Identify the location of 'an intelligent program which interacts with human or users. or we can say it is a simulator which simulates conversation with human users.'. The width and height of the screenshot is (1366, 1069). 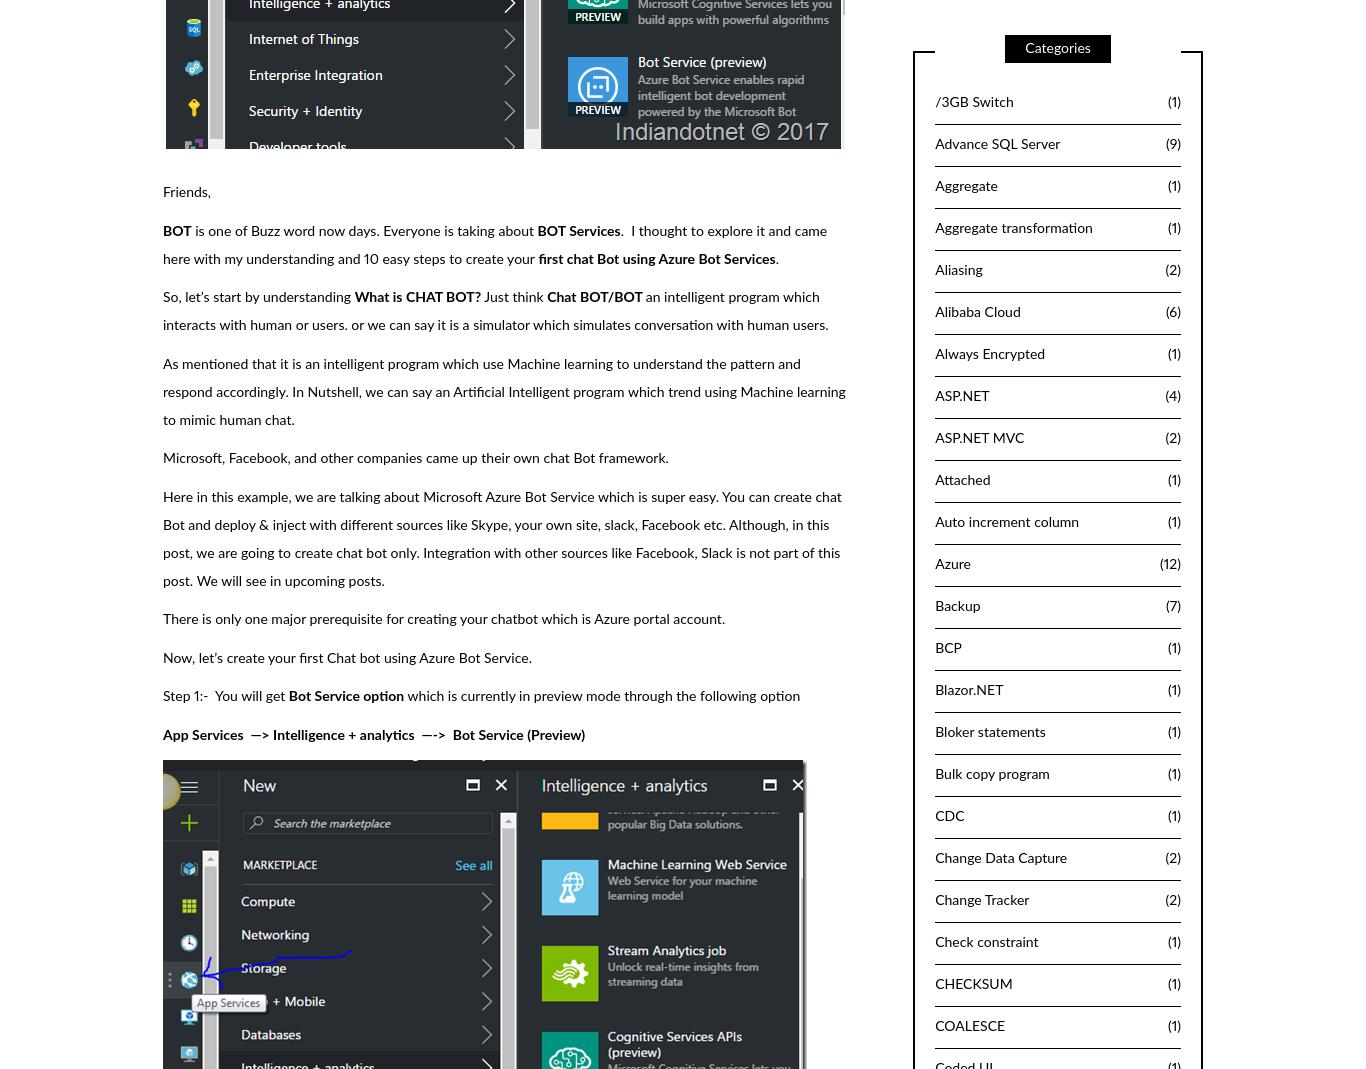
(495, 311).